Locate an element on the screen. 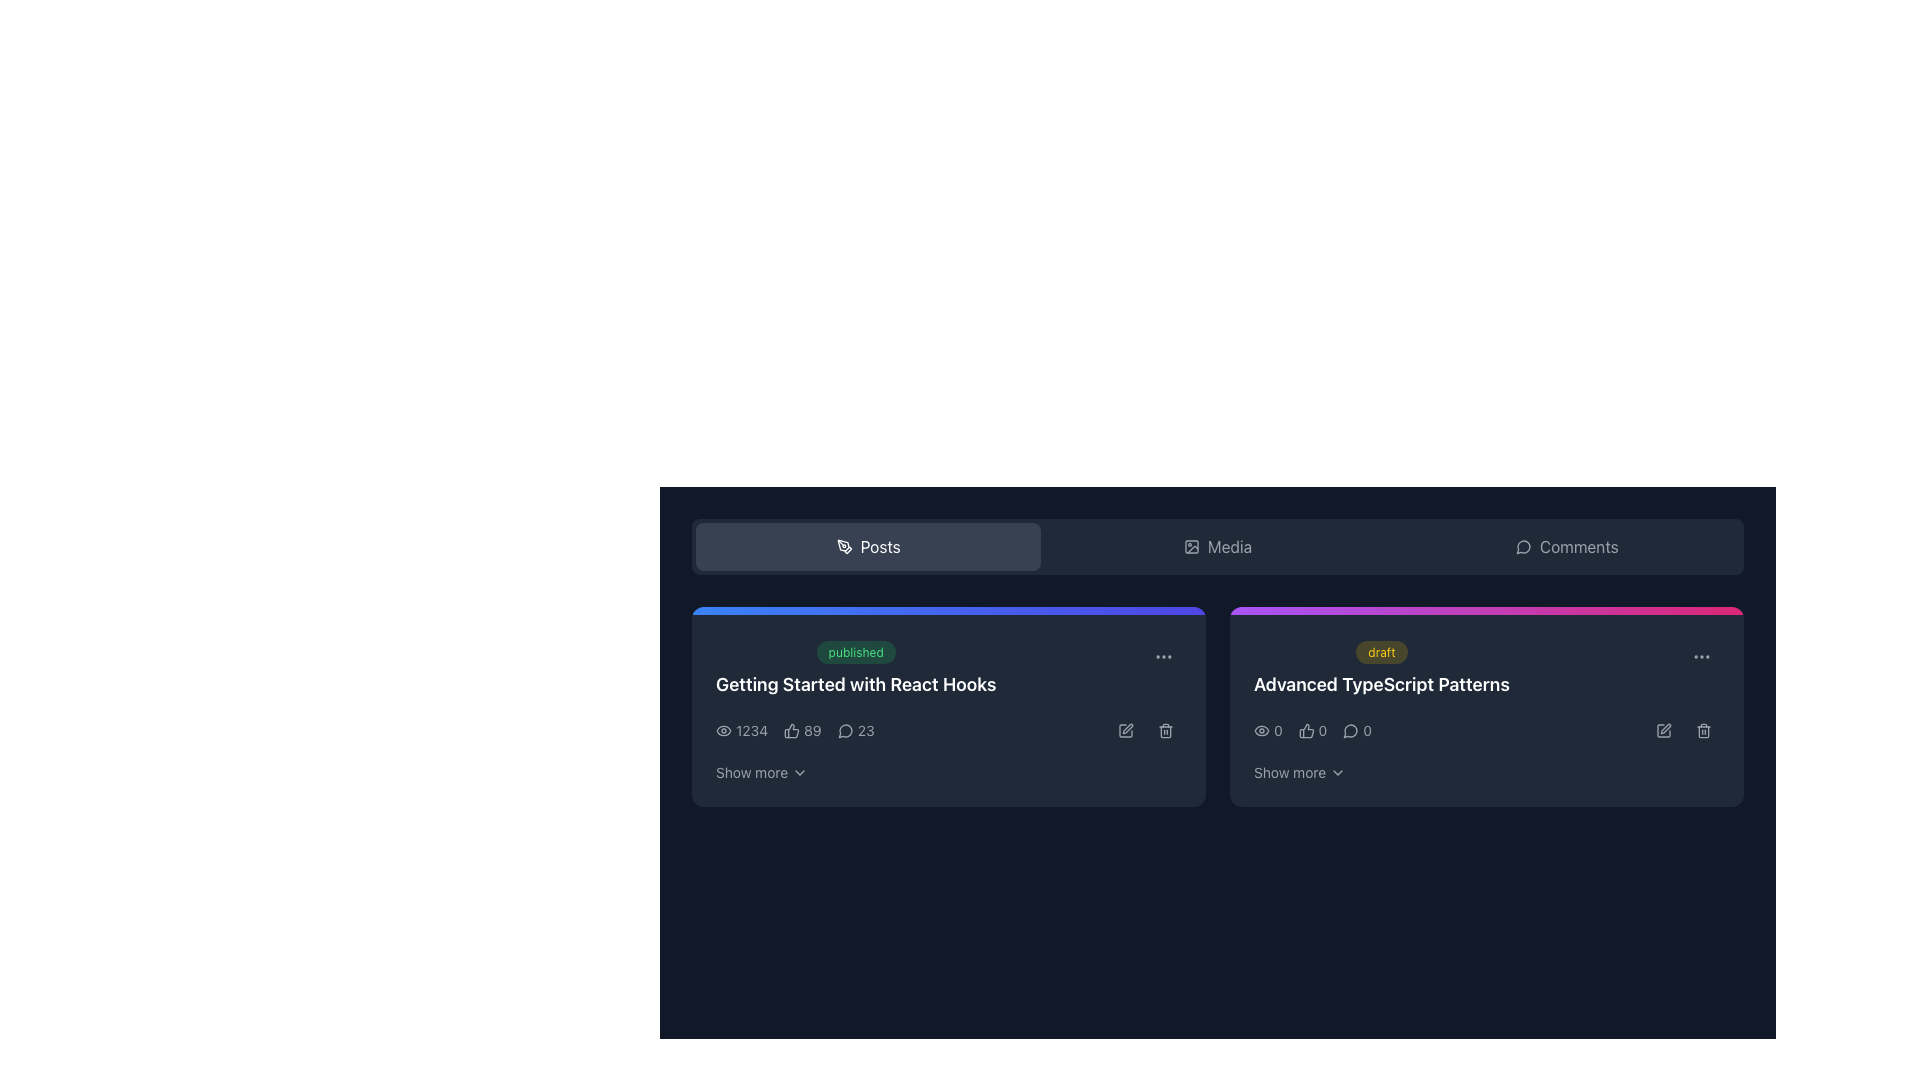 The height and width of the screenshot is (1080, 1920). the 'Show more' text label at the bottom of the left-hand card is located at coordinates (751, 771).